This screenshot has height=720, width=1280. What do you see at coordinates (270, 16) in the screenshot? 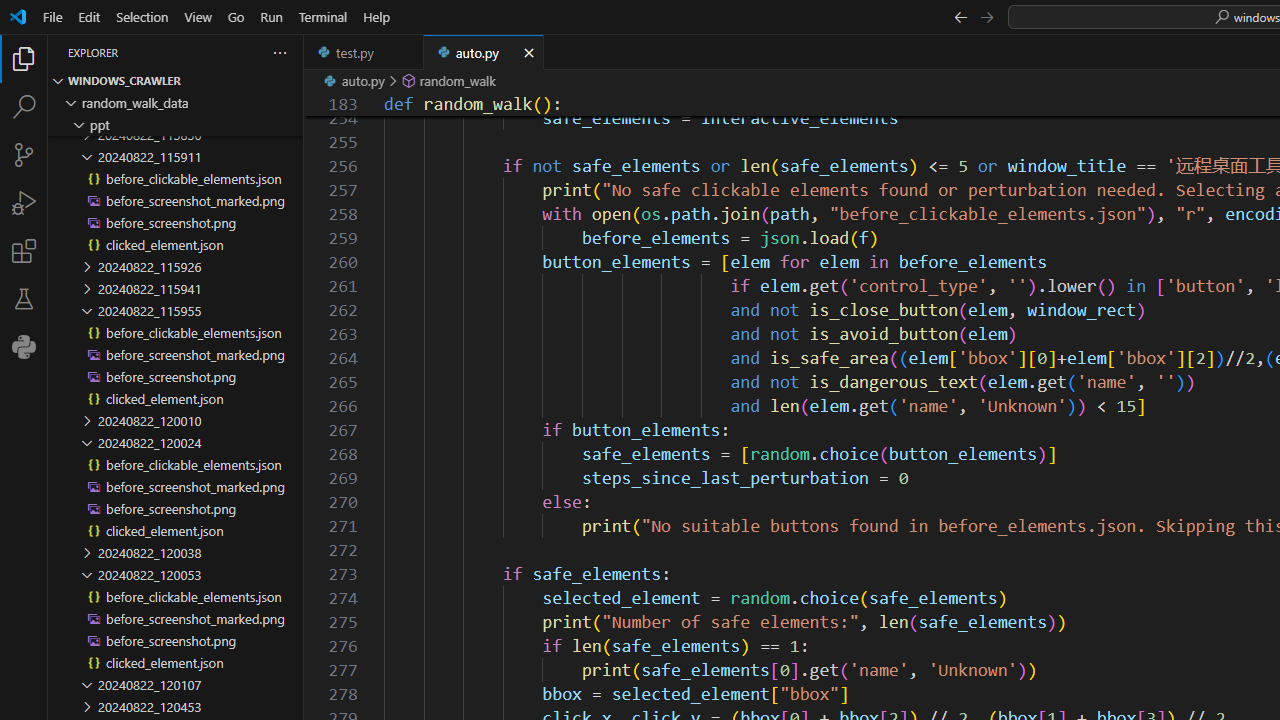
I see `'Run'` at bounding box center [270, 16].